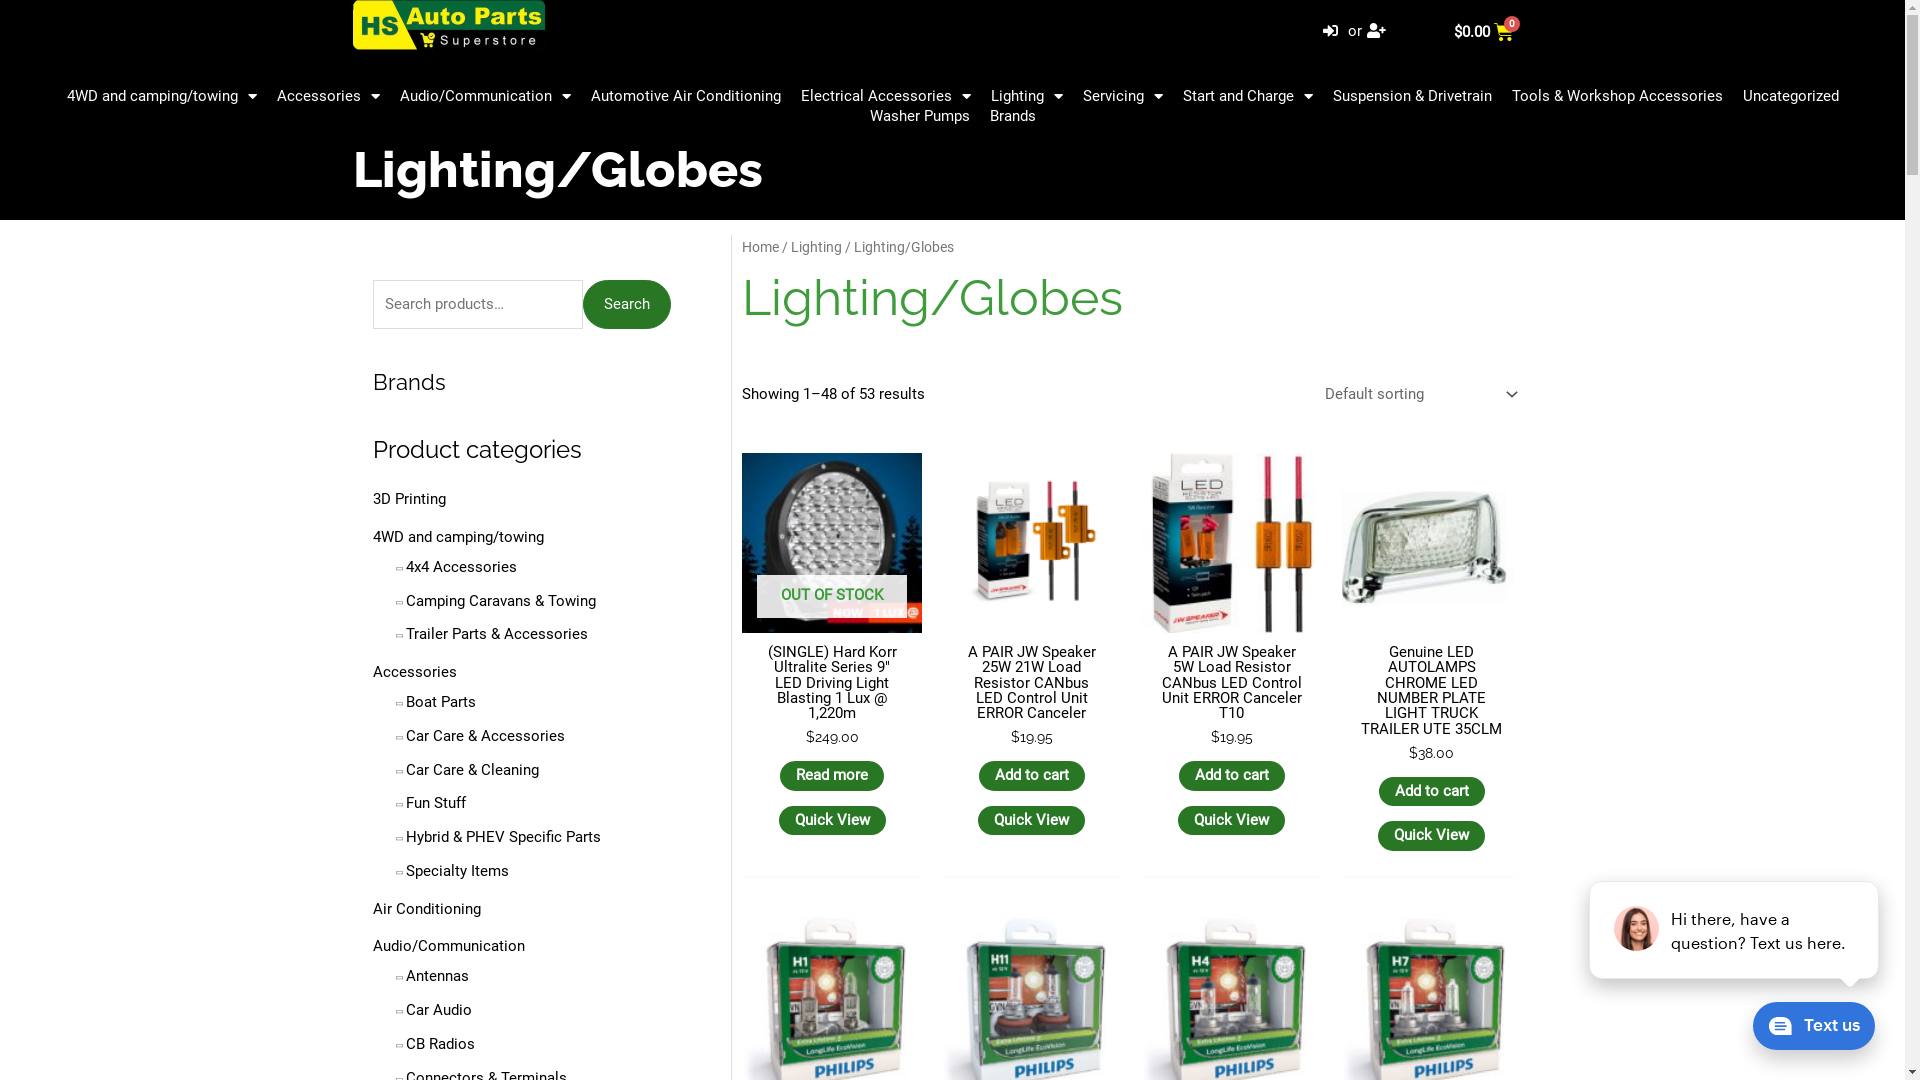 This screenshot has width=1920, height=1080. I want to click on 'Fun Stuff', so click(435, 801).